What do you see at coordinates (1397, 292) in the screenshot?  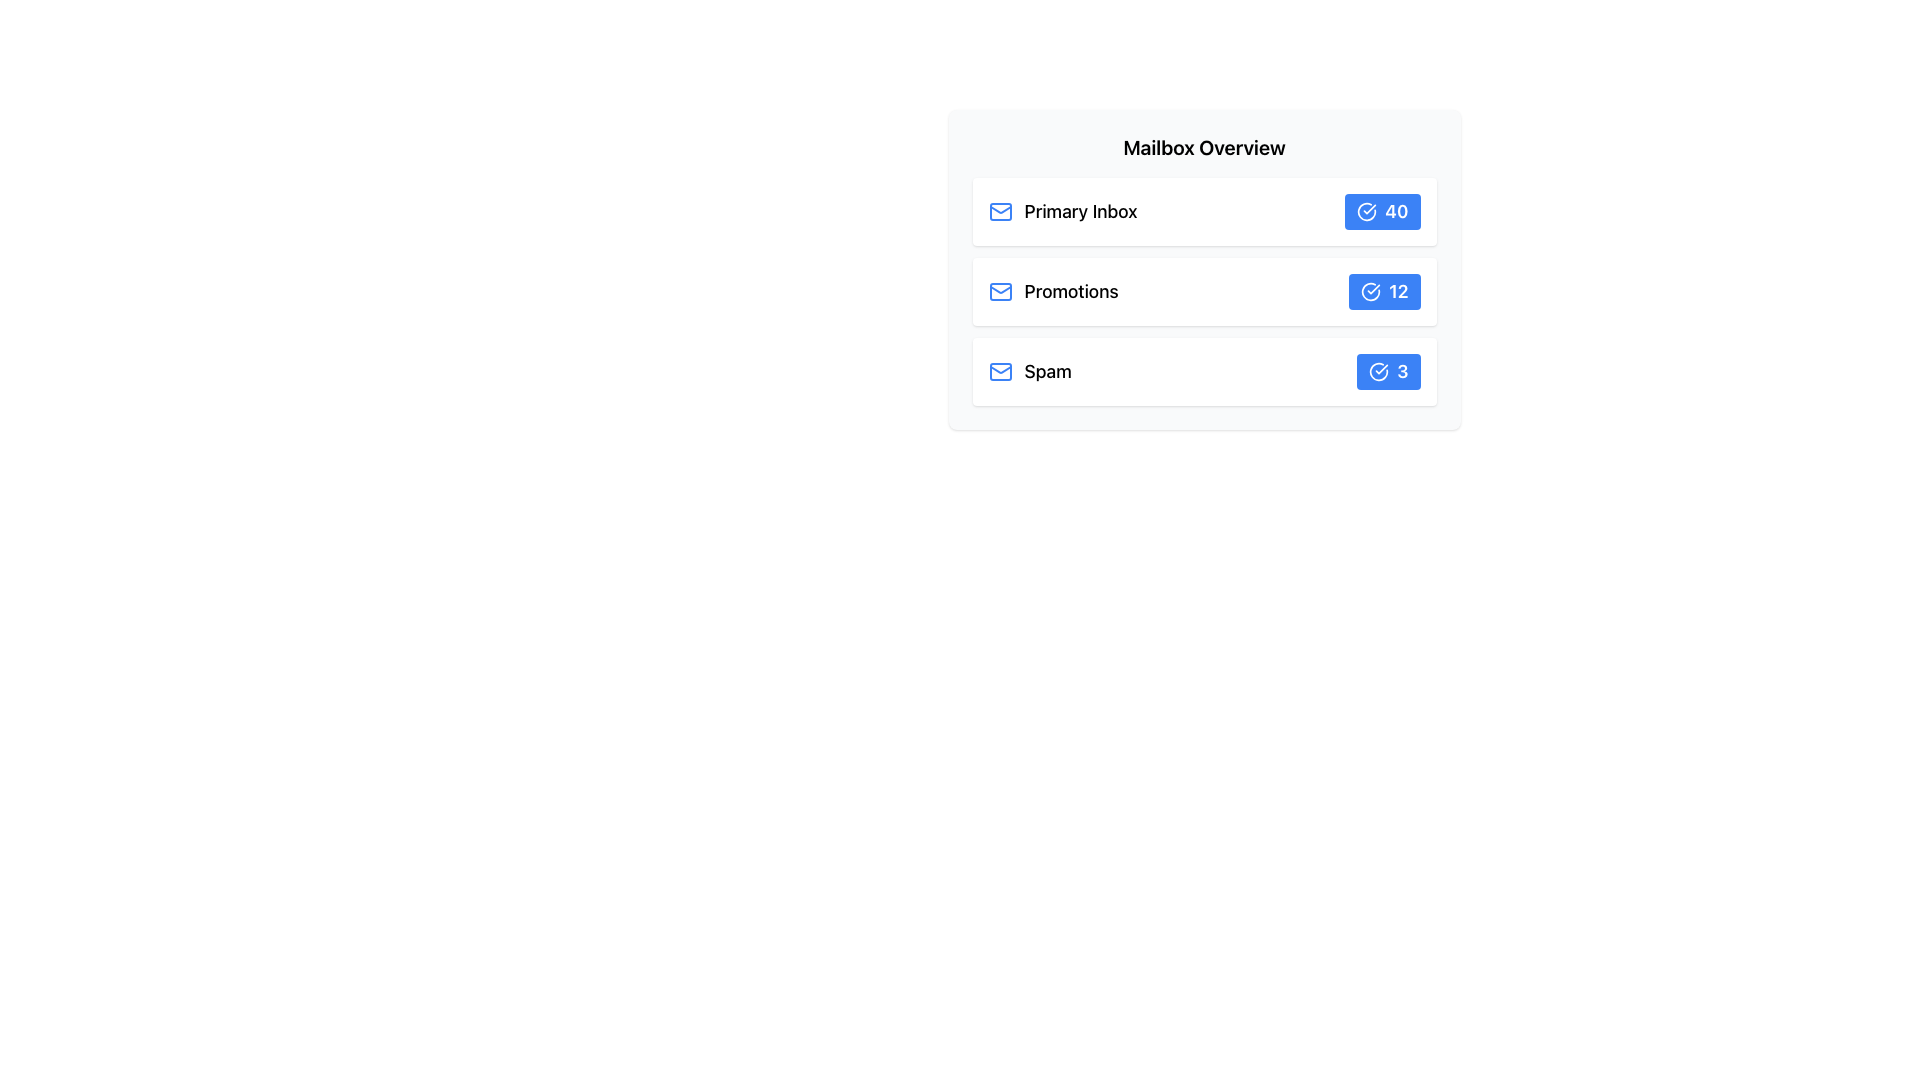 I see `the numeric text element (12) in the lower-right corner of the blue button in the 'Promotions' section of the 'Mailbox Overview'` at bounding box center [1397, 292].